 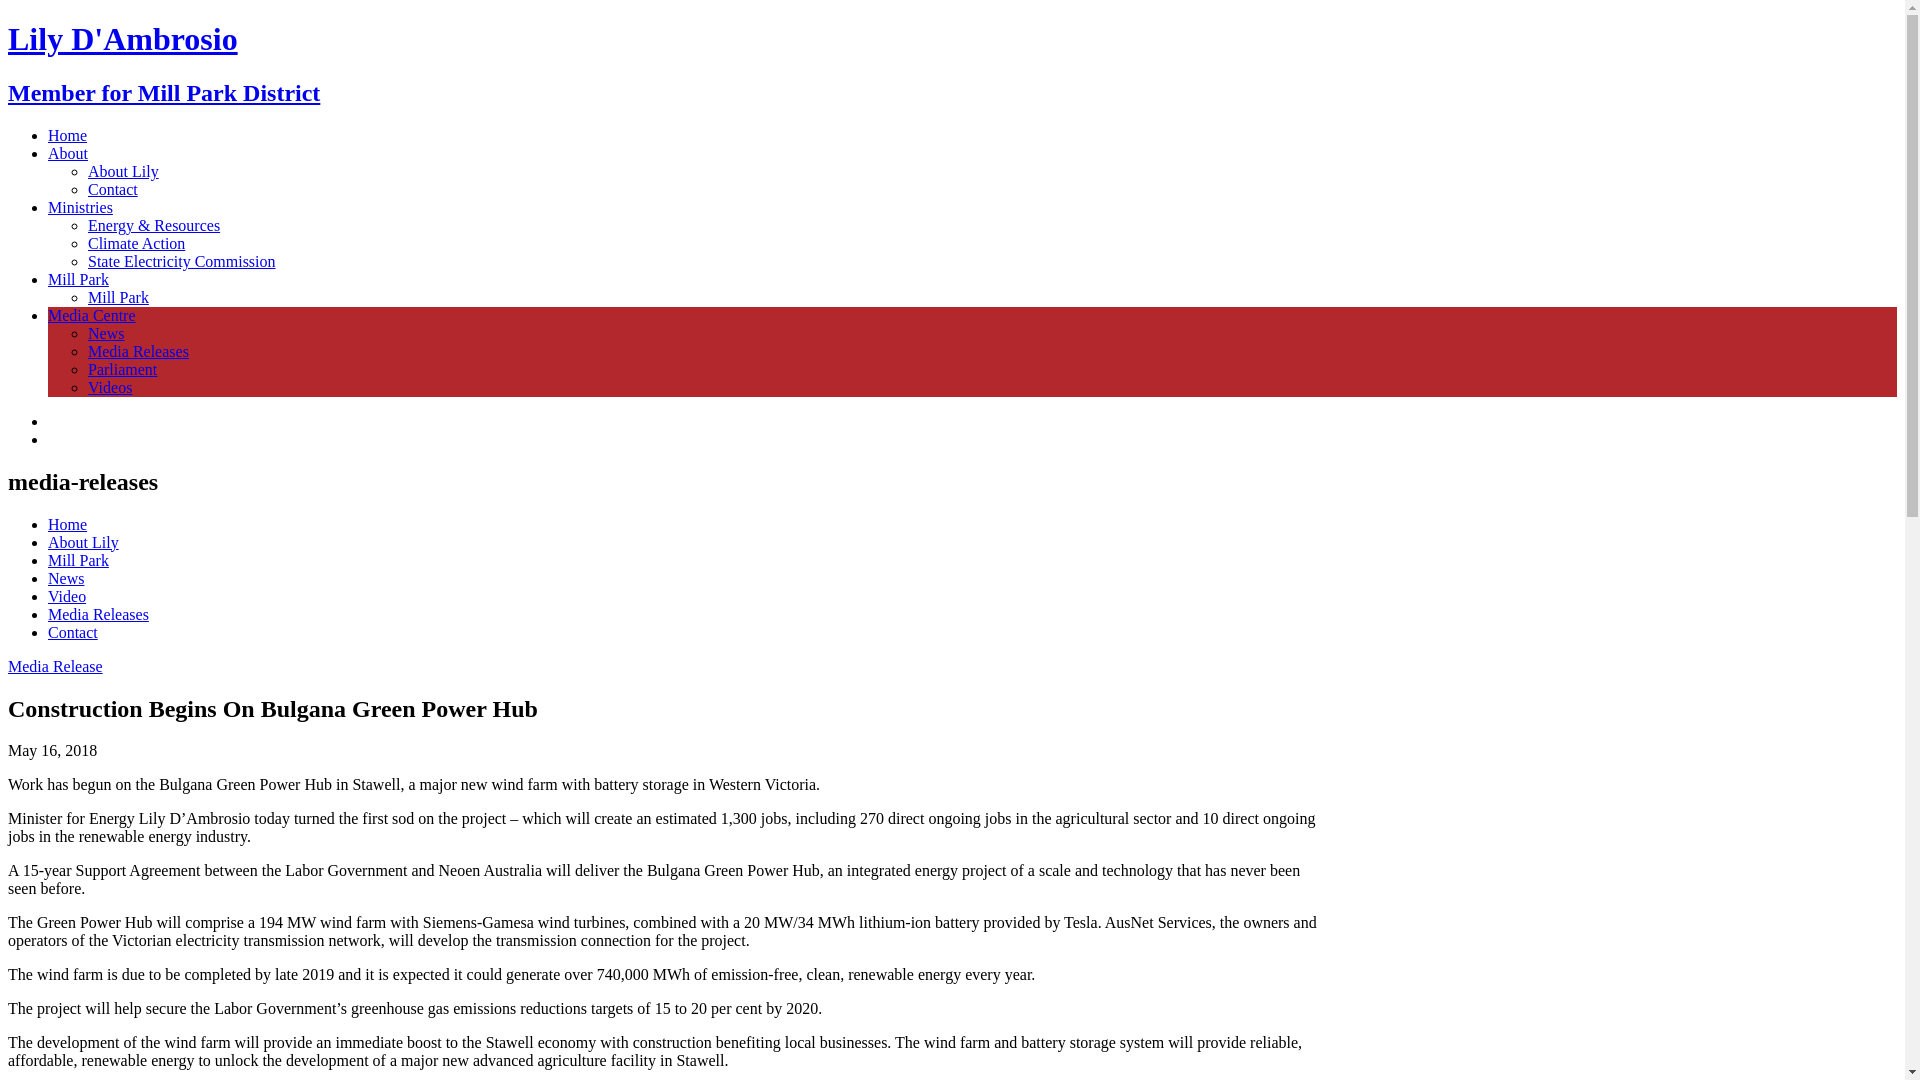 What do you see at coordinates (80, 207) in the screenshot?
I see `'Ministries'` at bounding box center [80, 207].